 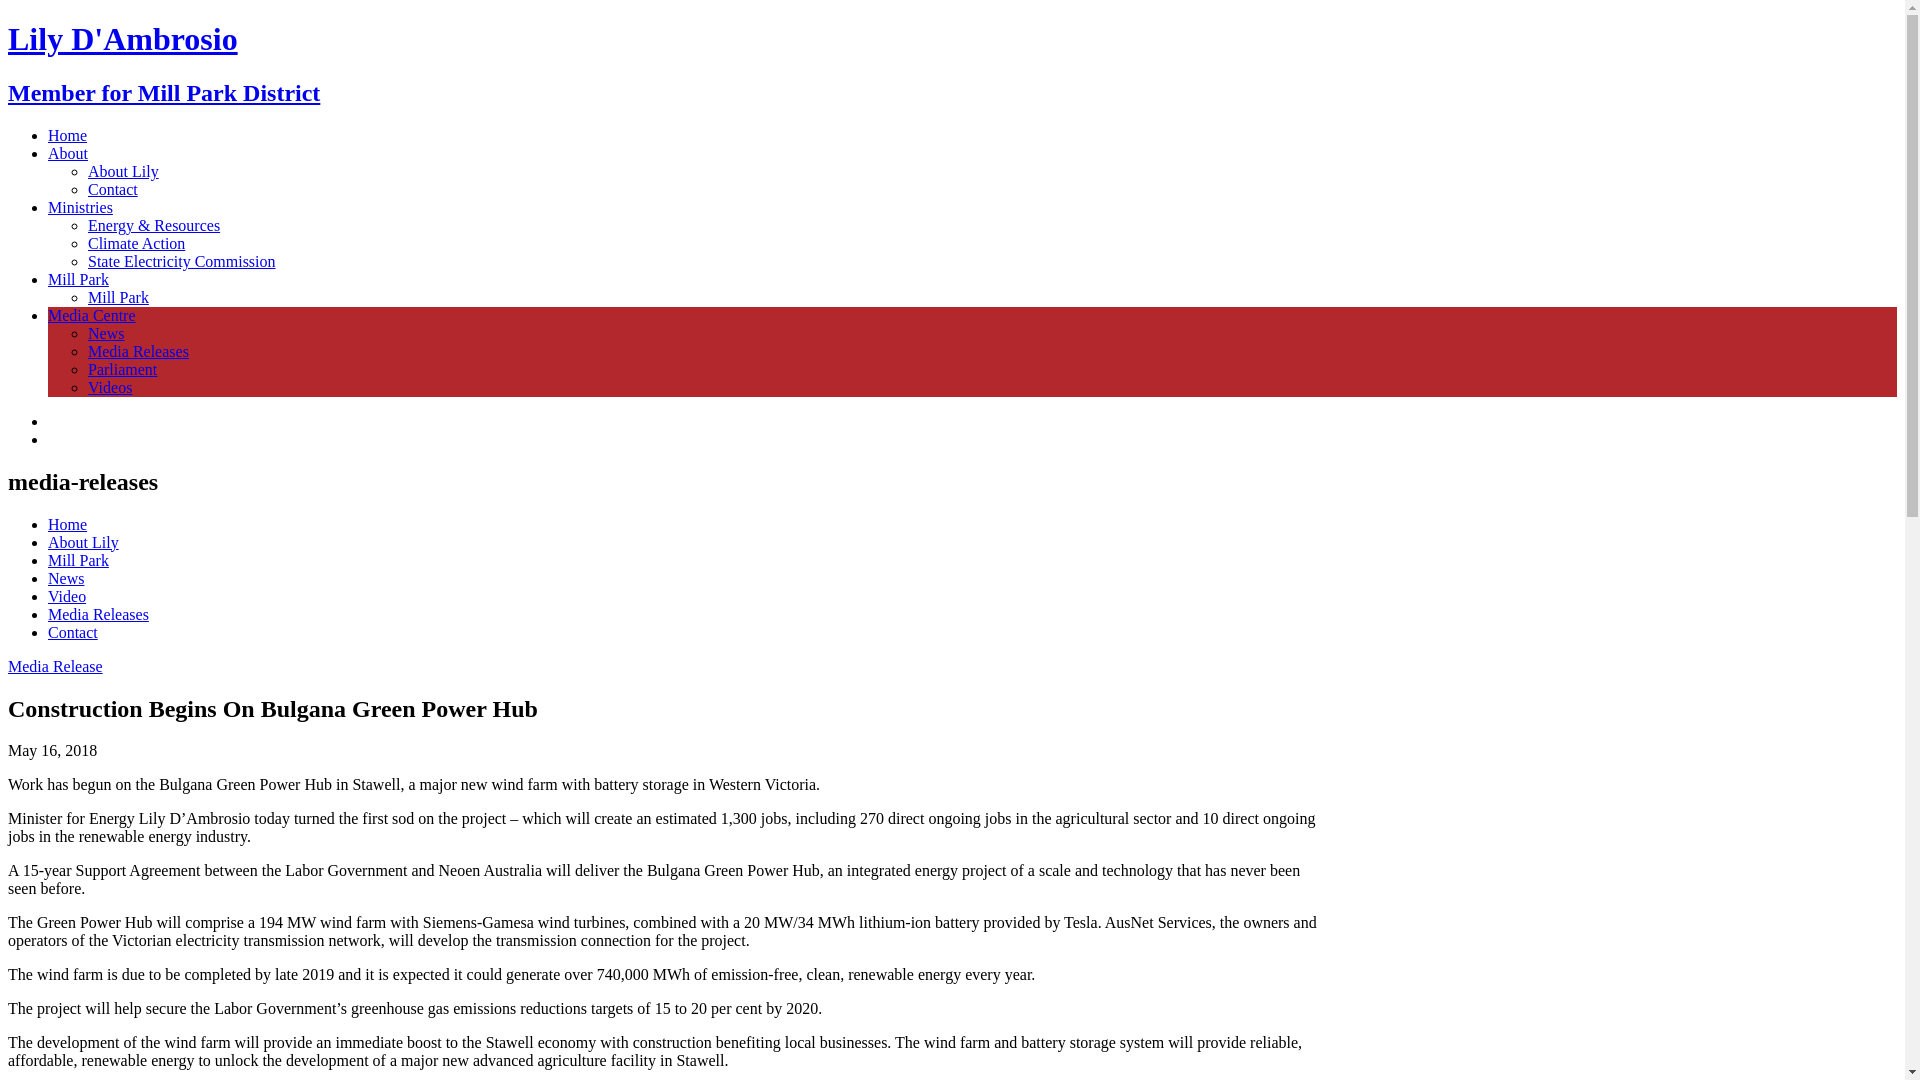 What do you see at coordinates (80, 207) in the screenshot?
I see `'Ministries'` at bounding box center [80, 207].